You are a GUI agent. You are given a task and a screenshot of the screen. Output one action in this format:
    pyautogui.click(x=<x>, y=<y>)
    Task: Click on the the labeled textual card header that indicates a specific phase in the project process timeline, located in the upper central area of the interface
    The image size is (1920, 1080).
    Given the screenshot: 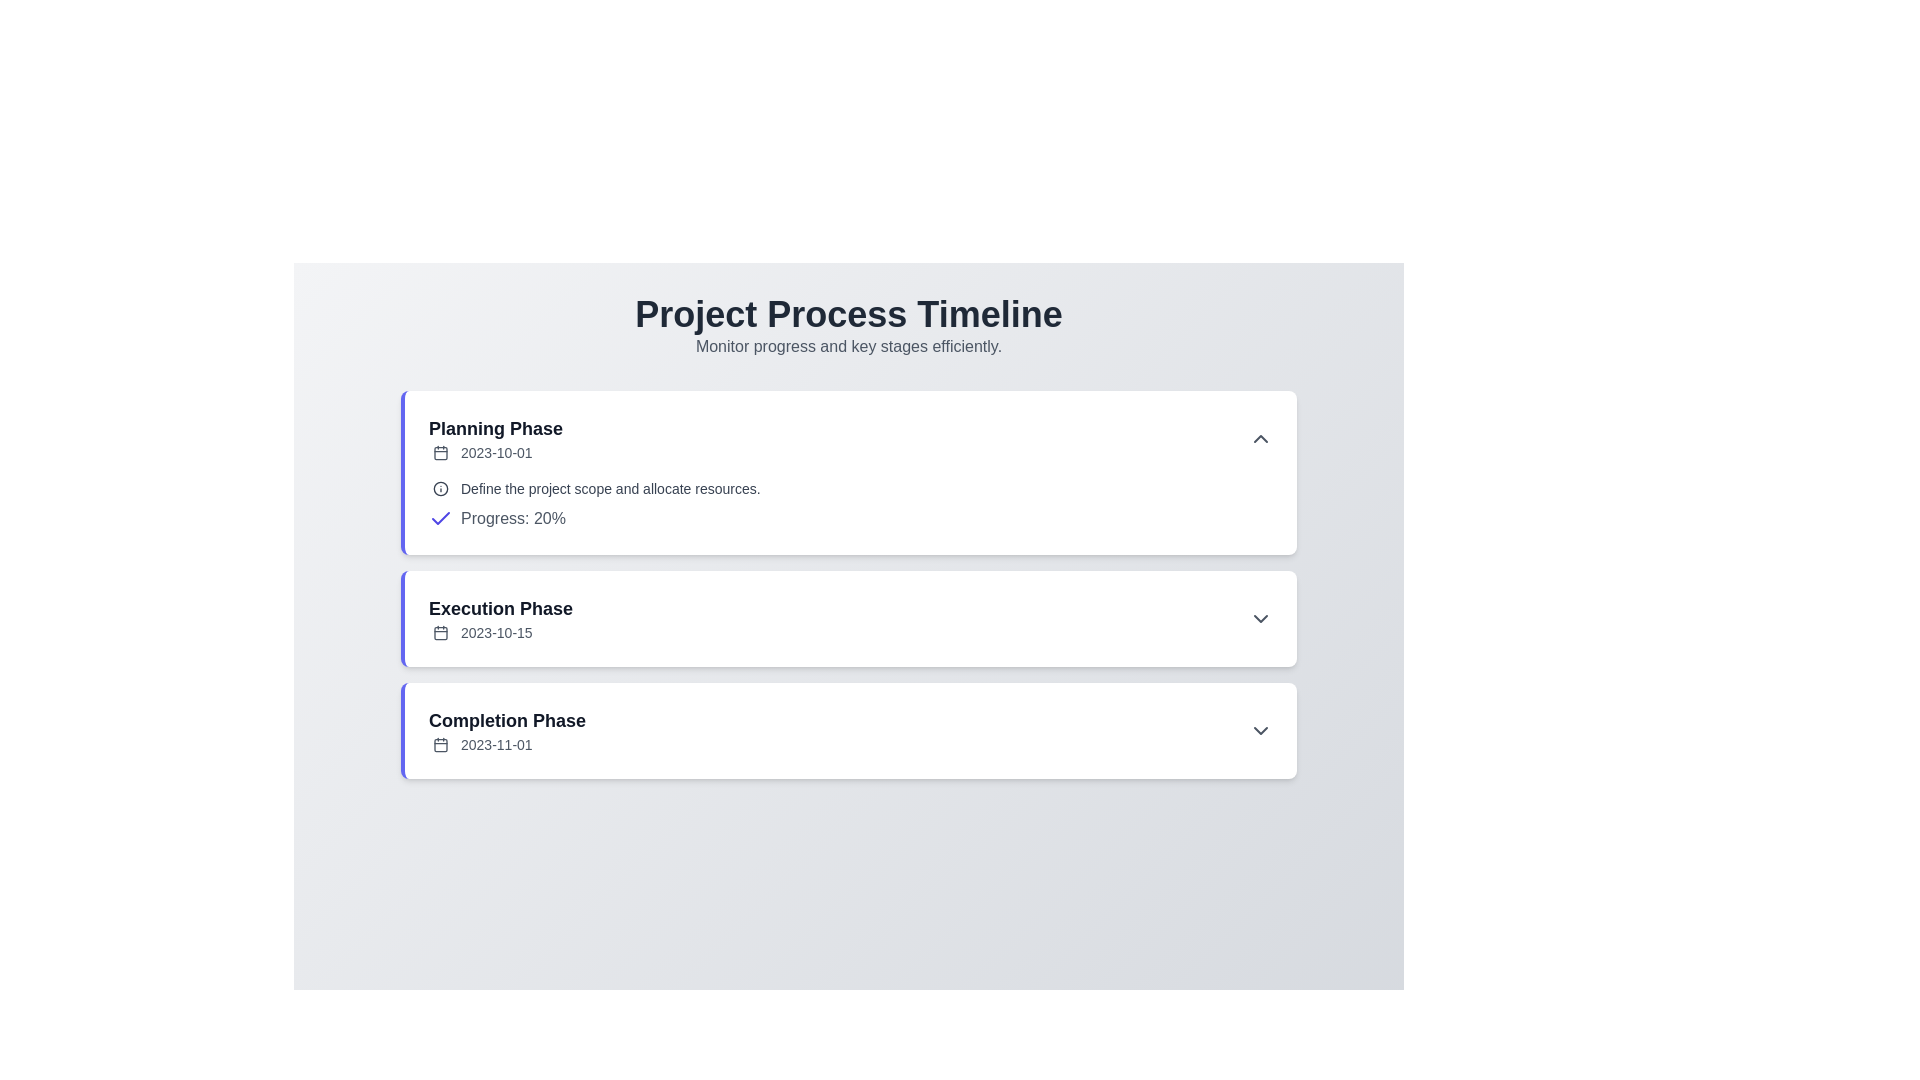 What is the action you would take?
    pyautogui.click(x=495, y=438)
    